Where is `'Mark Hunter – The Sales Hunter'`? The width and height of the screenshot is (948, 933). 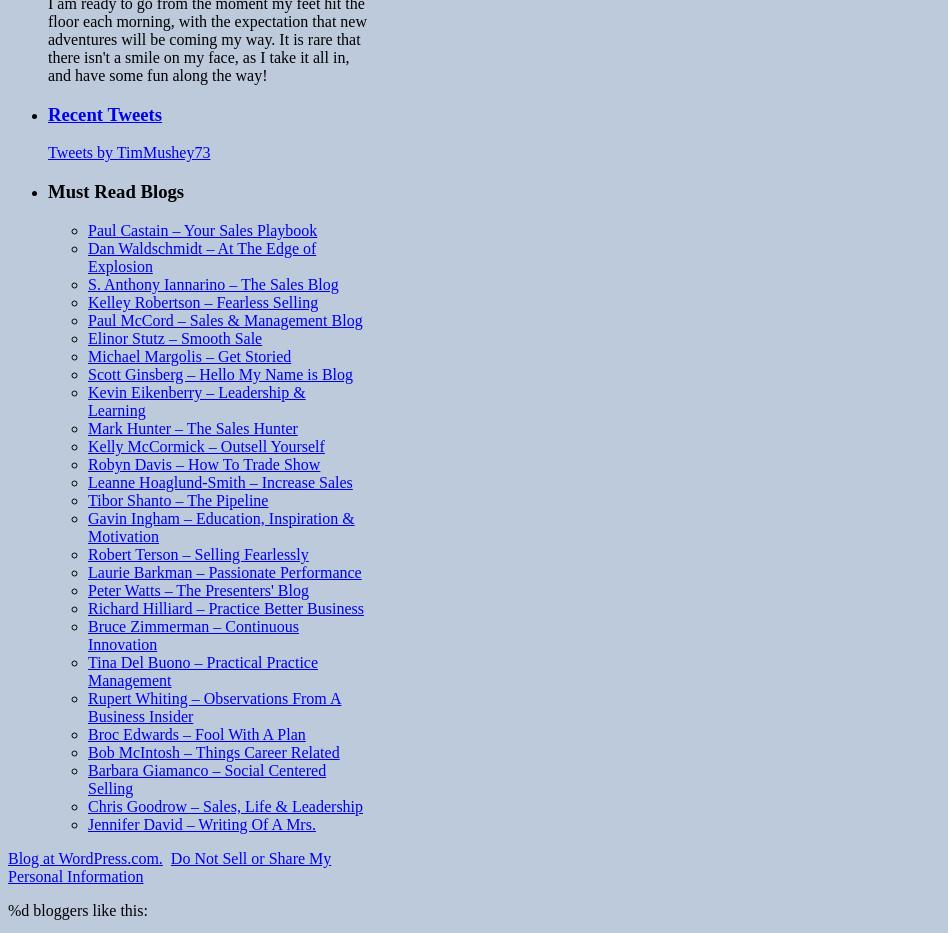
'Mark Hunter – The Sales Hunter' is located at coordinates (191, 426).